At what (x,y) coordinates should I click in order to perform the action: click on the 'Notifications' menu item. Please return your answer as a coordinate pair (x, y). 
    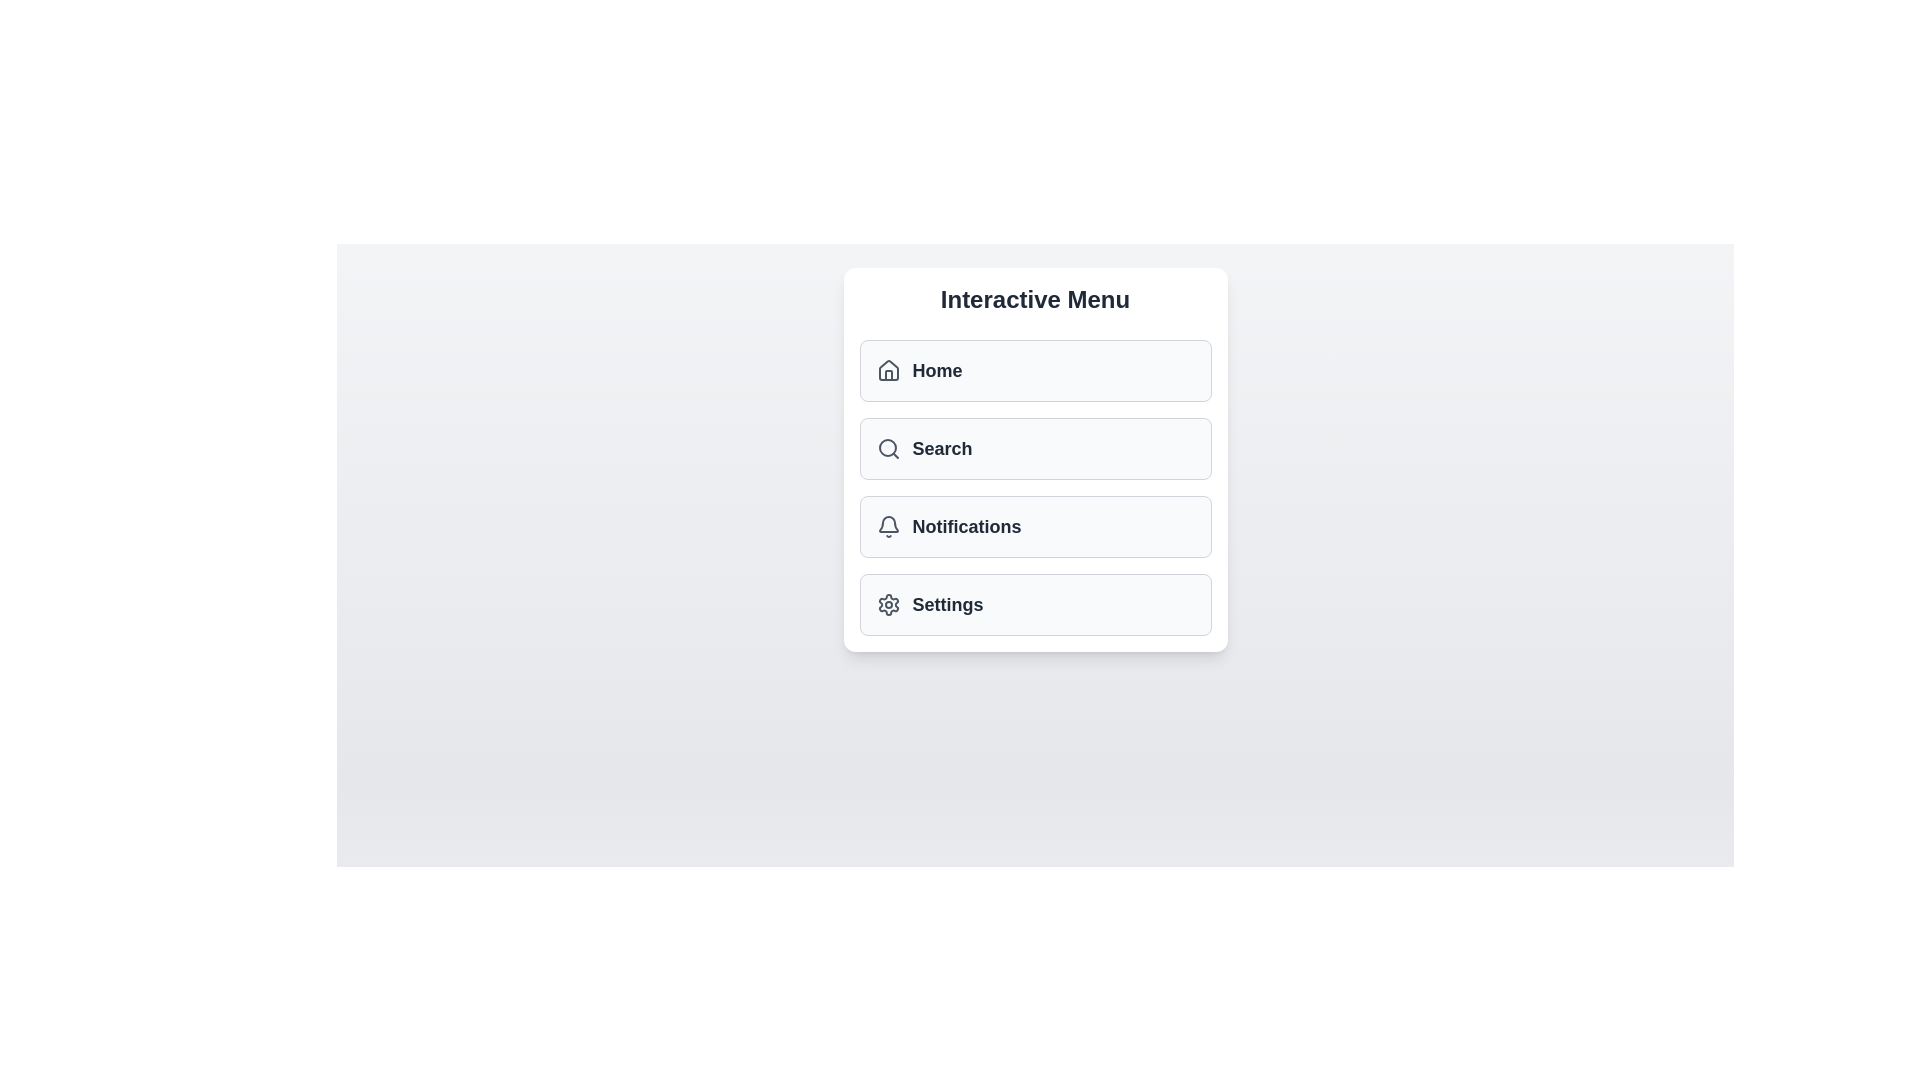
    Looking at the image, I should click on (1035, 526).